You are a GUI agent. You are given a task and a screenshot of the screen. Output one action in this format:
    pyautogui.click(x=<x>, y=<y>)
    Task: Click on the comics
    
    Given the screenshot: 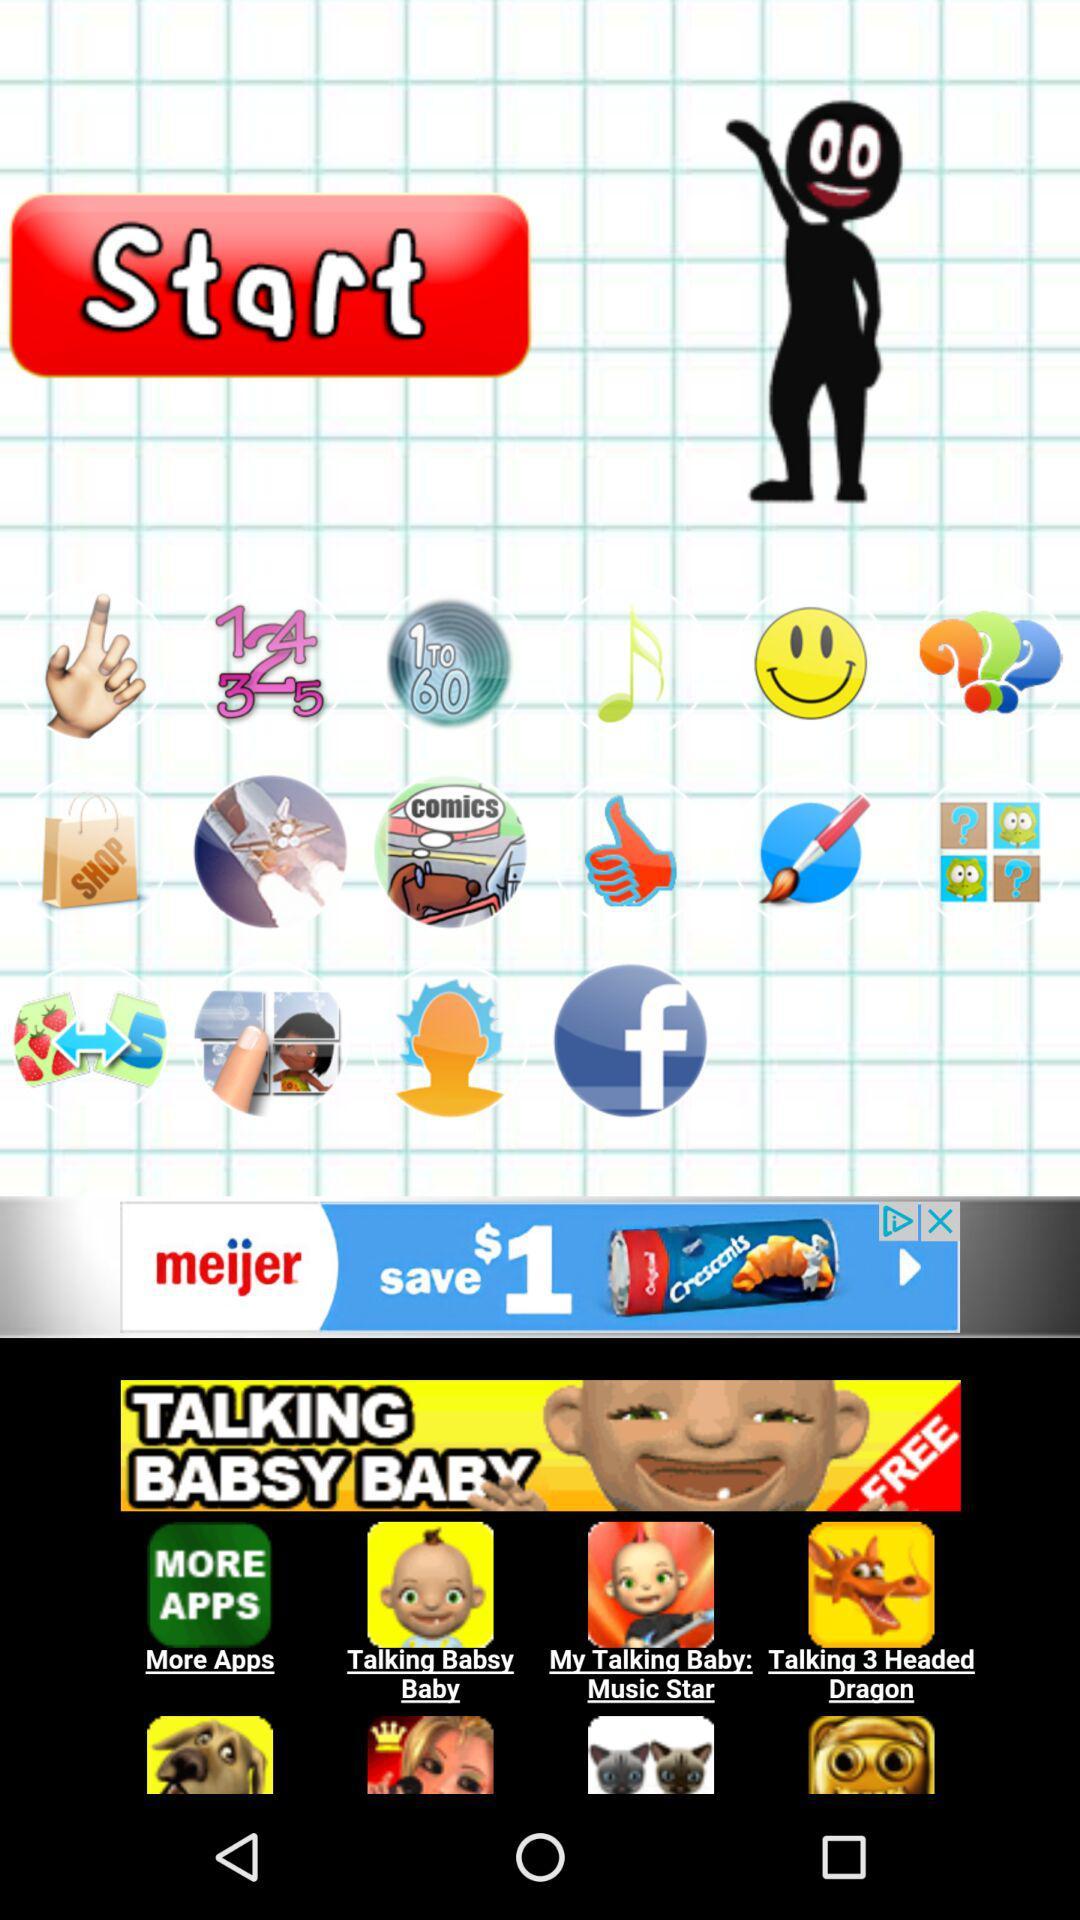 What is the action you would take?
    pyautogui.click(x=450, y=851)
    